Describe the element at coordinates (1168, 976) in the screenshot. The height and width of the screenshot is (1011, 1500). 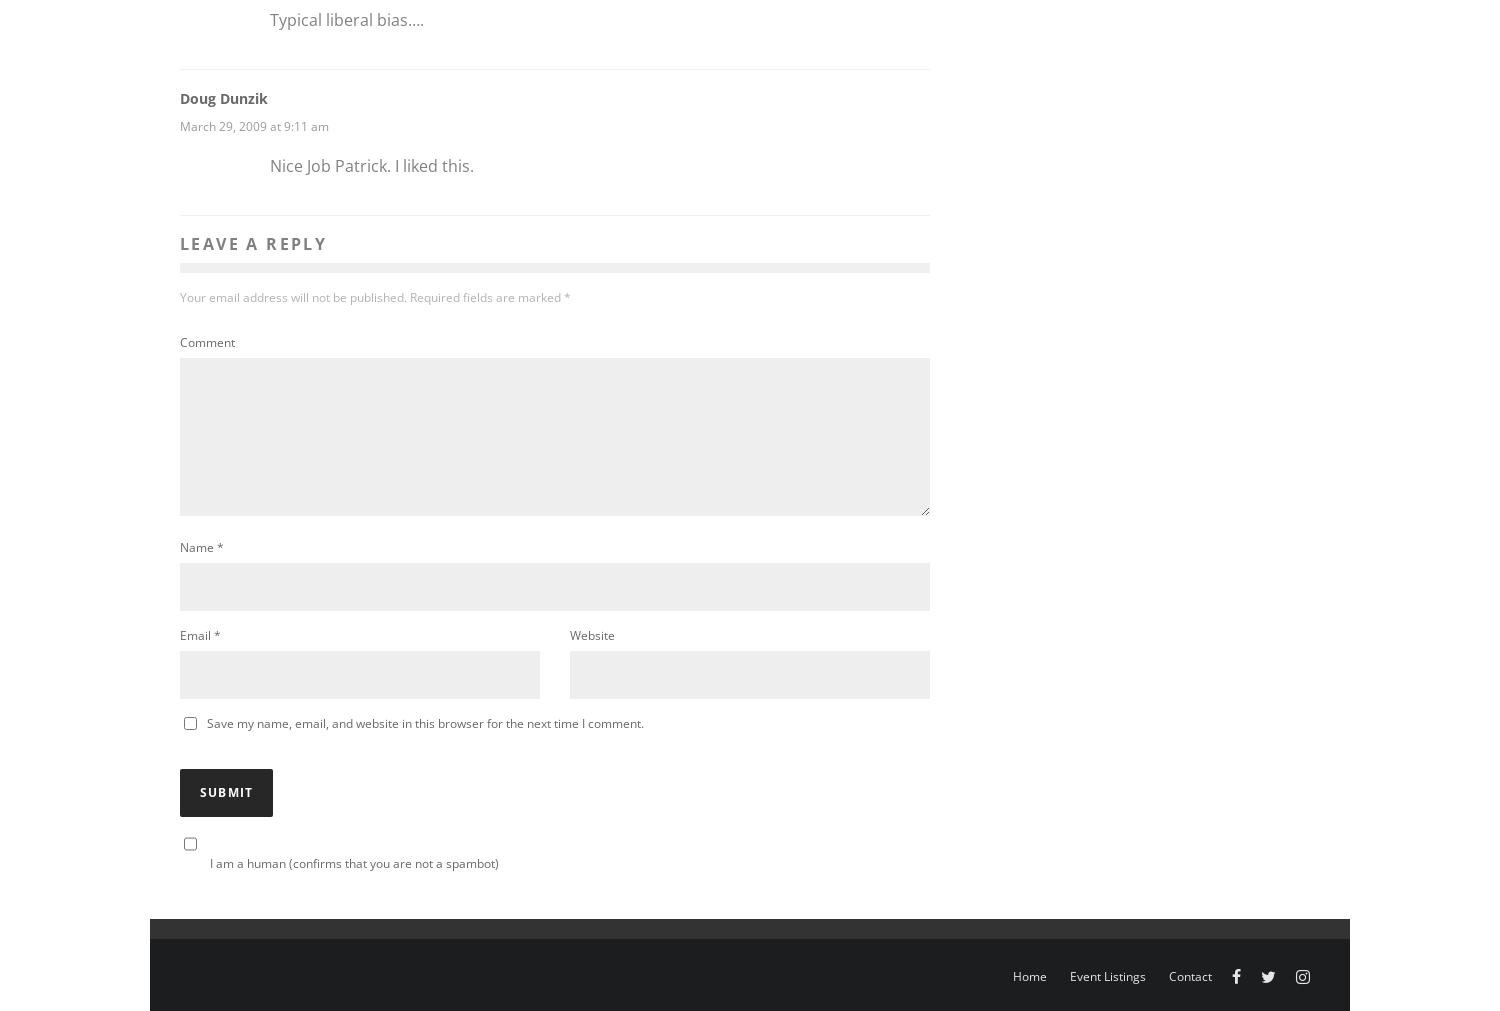
I see `'Contact'` at that location.